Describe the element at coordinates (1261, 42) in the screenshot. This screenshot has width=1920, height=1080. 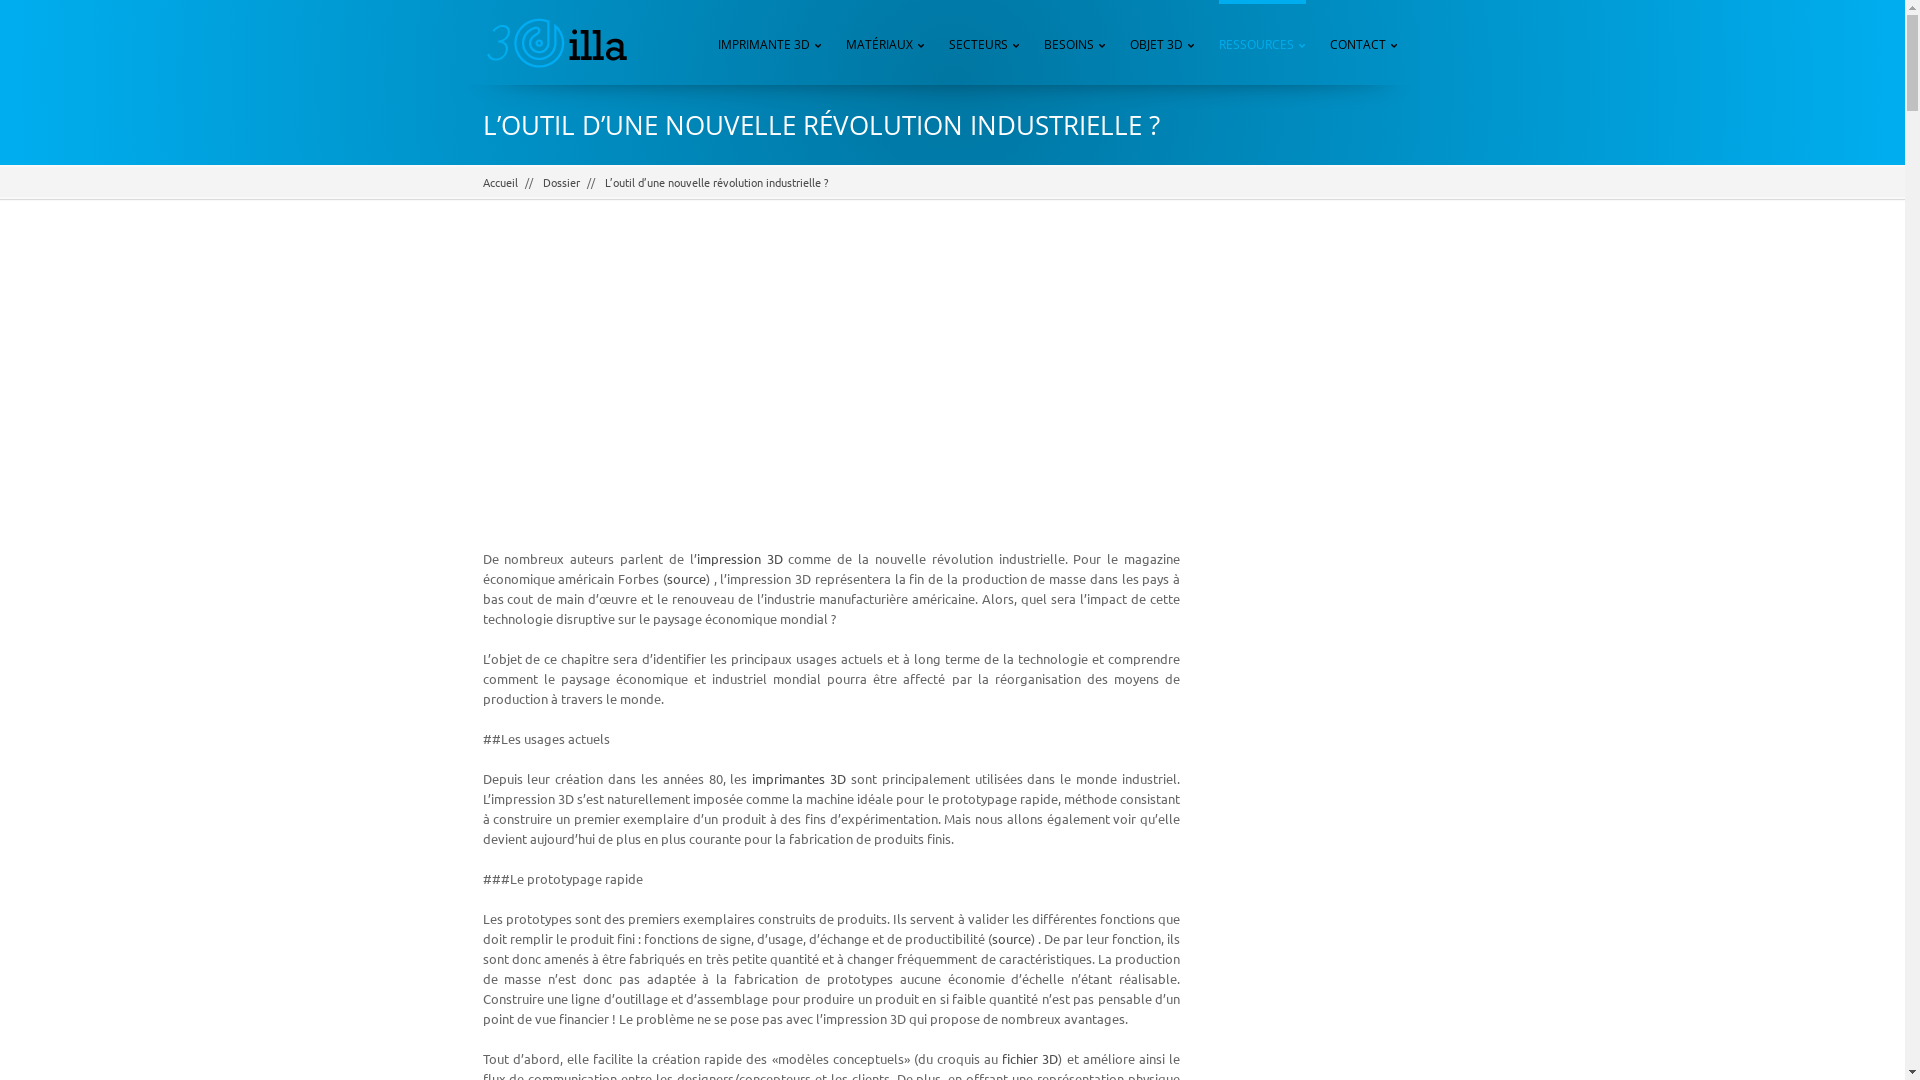
I see `'RESSOURCES'` at that location.